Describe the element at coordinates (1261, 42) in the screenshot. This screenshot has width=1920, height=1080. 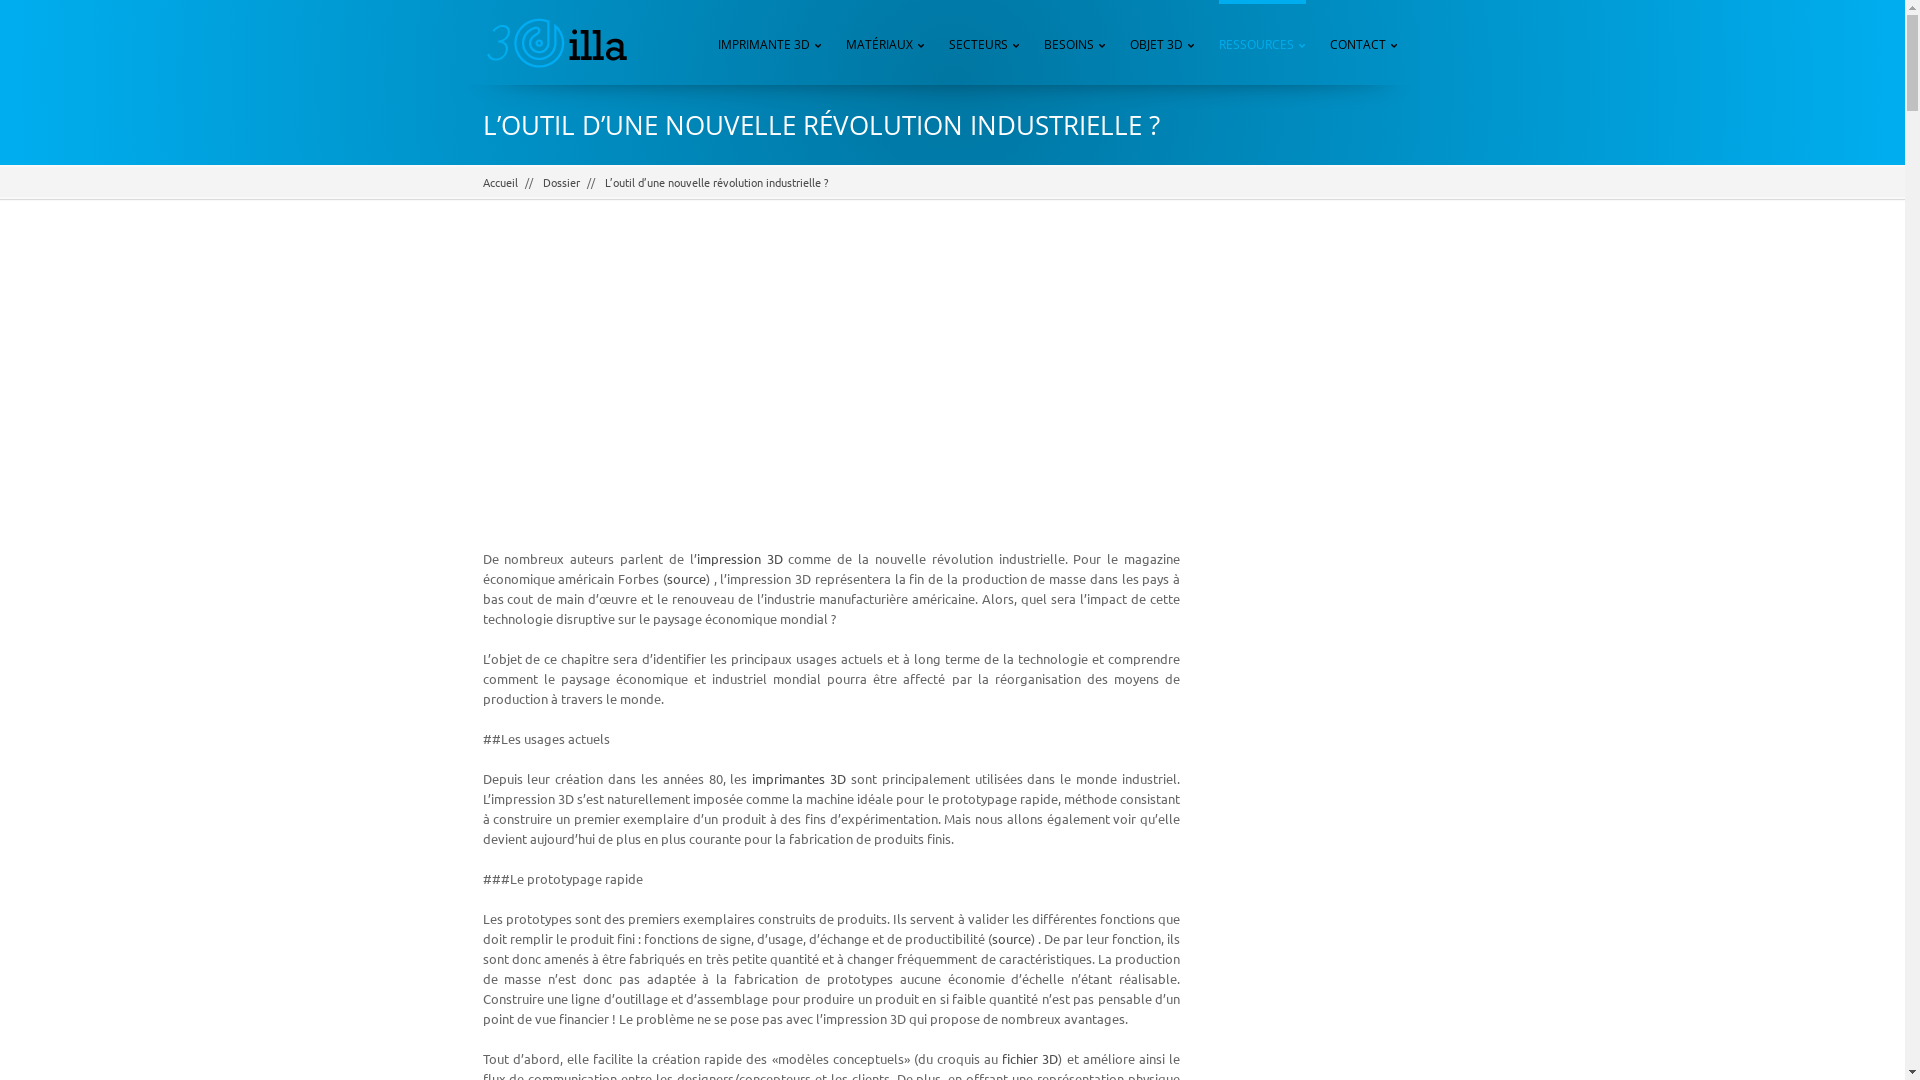
I see `'RESSOURCES'` at that location.